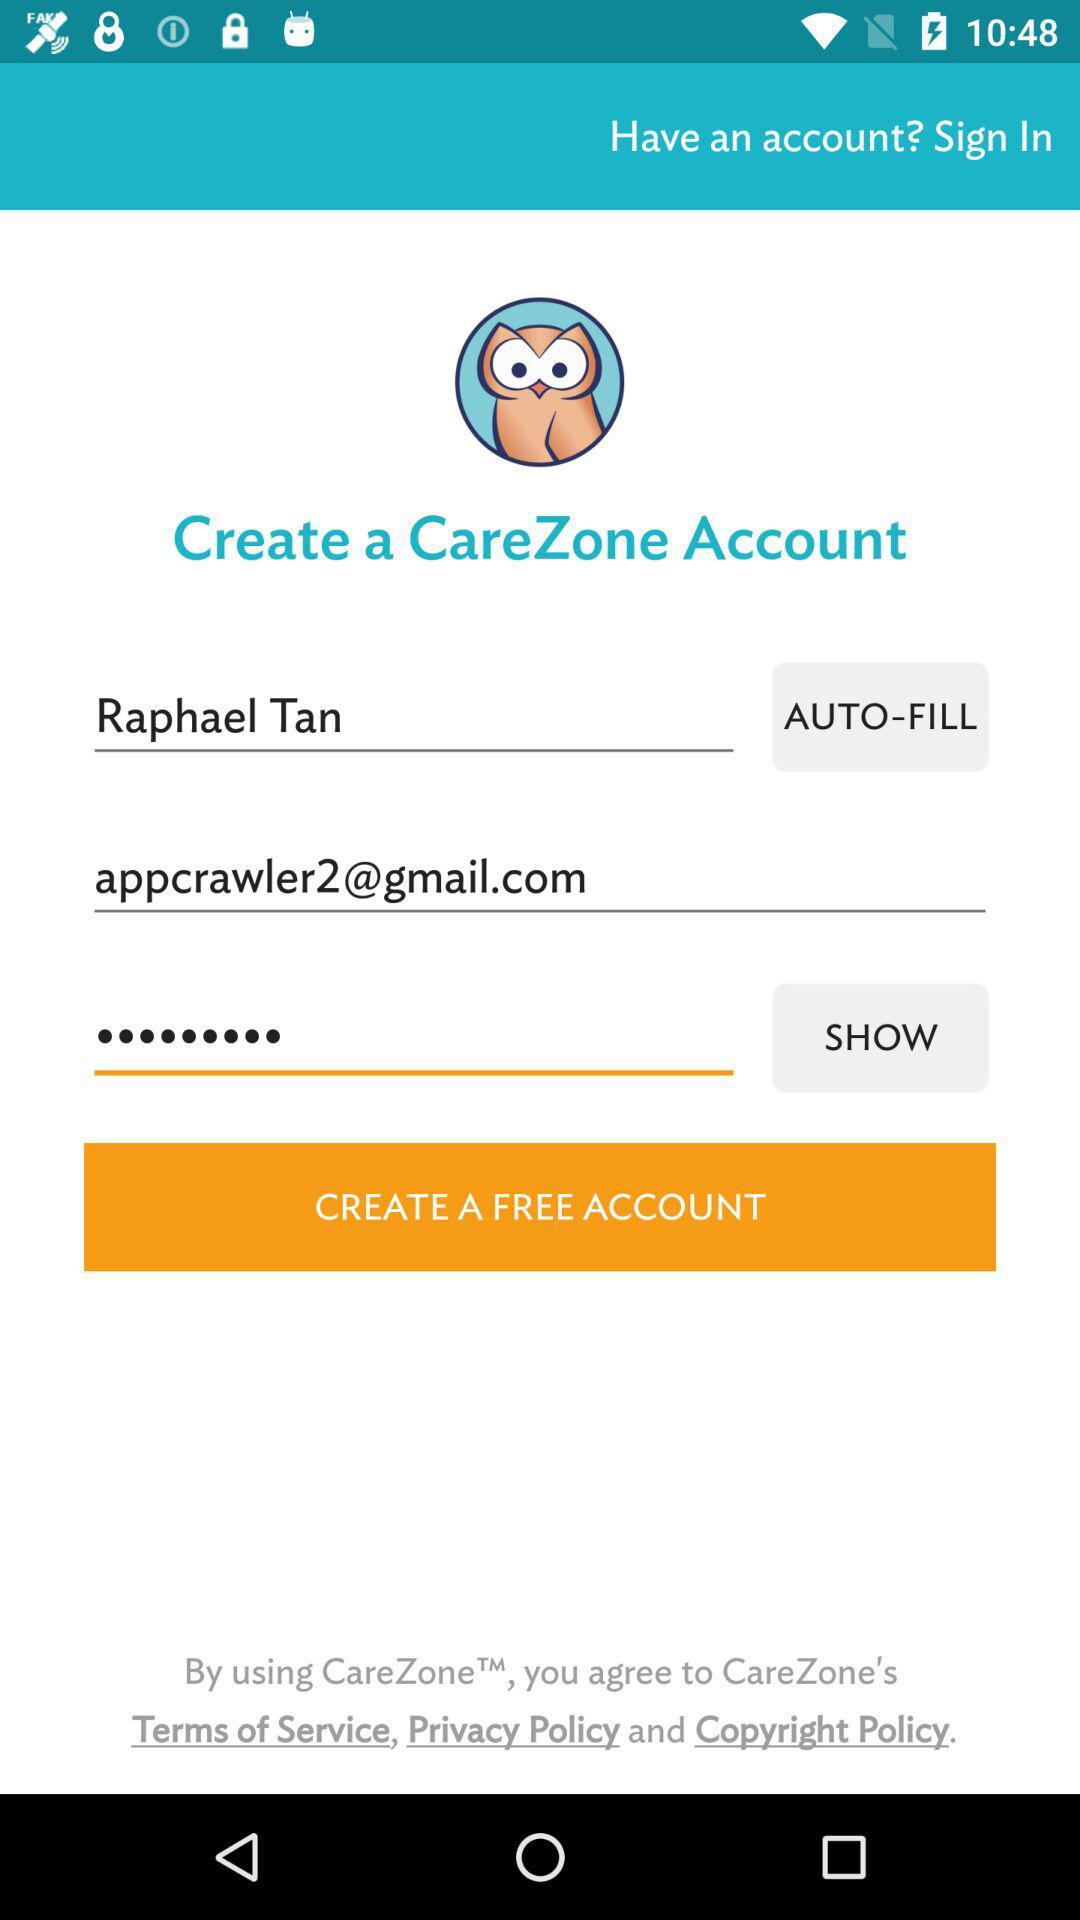 This screenshot has height=1920, width=1080. What do you see at coordinates (879, 1037) in the screenshot?
I see `the icon next to the crowd3116` at bounding box center [879, 1037].